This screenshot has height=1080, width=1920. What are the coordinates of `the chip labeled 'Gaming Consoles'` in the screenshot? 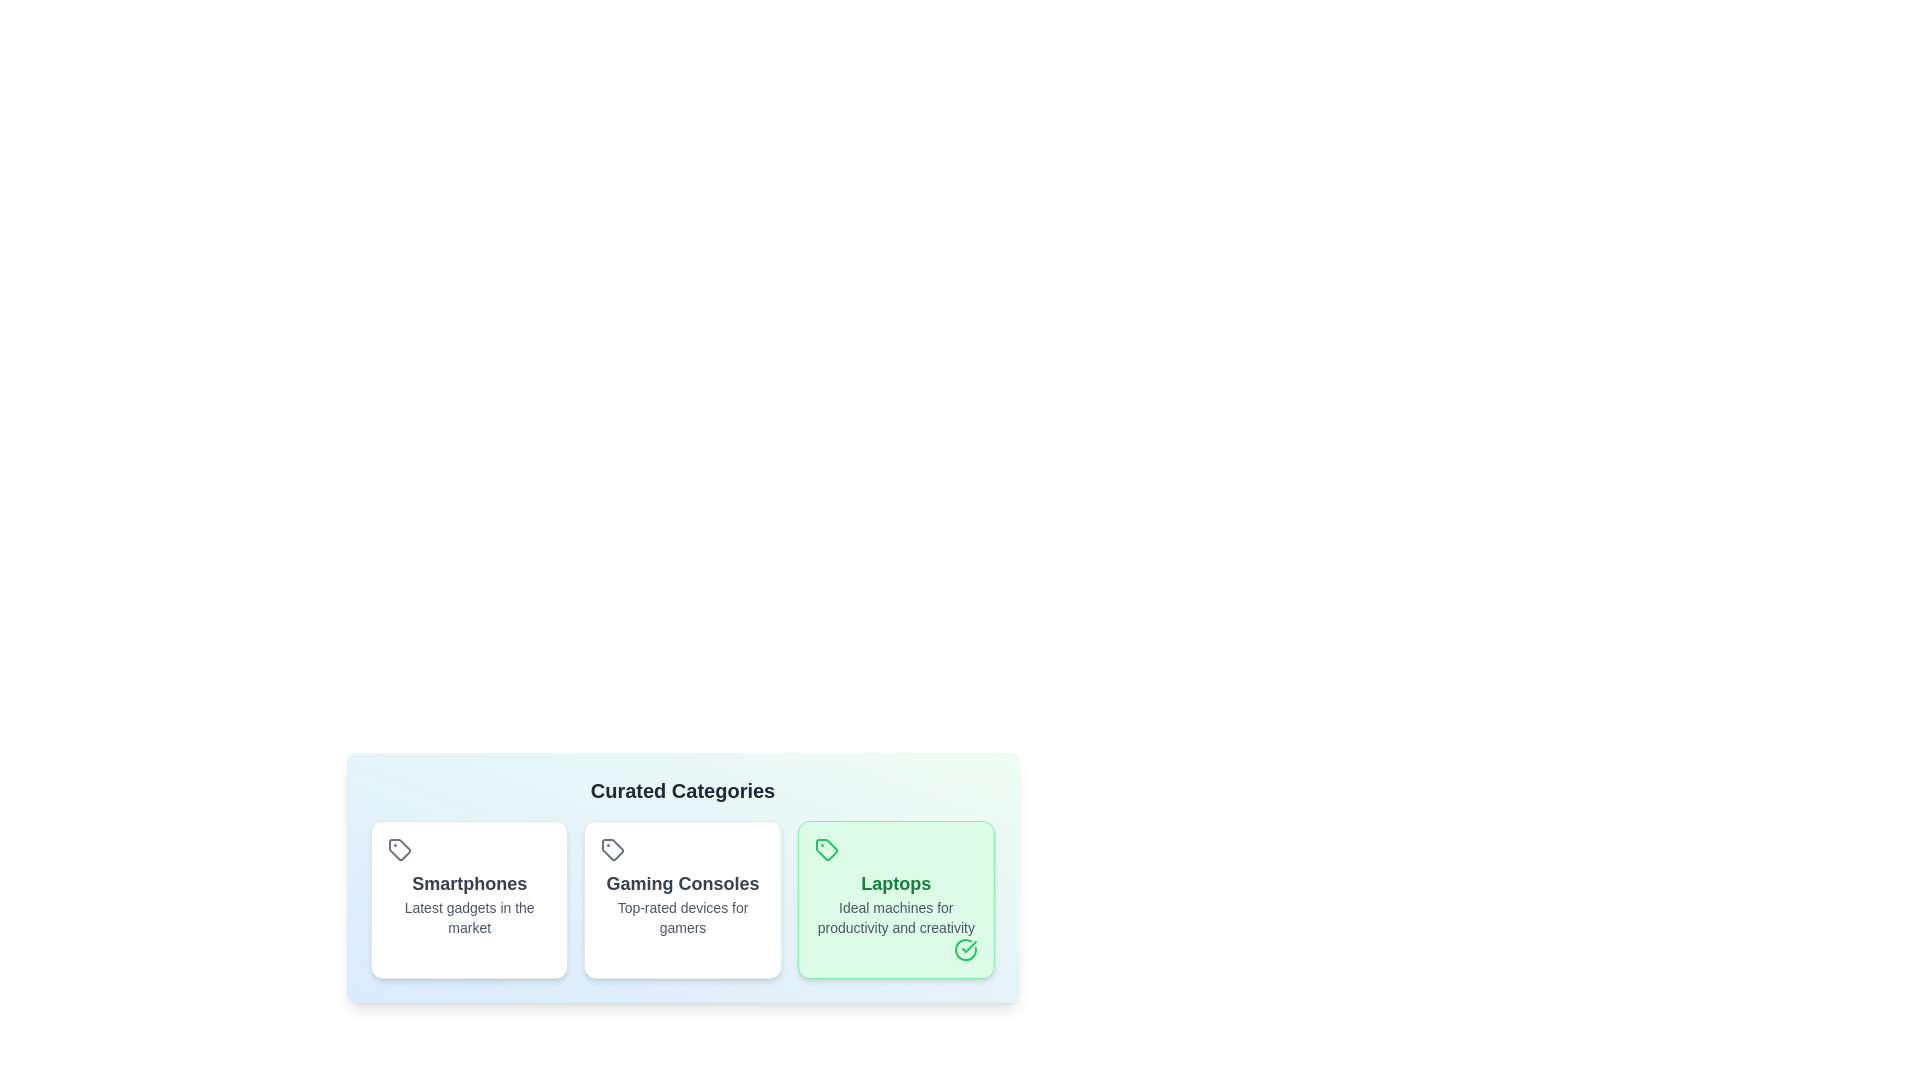 It's located at (682, 898).